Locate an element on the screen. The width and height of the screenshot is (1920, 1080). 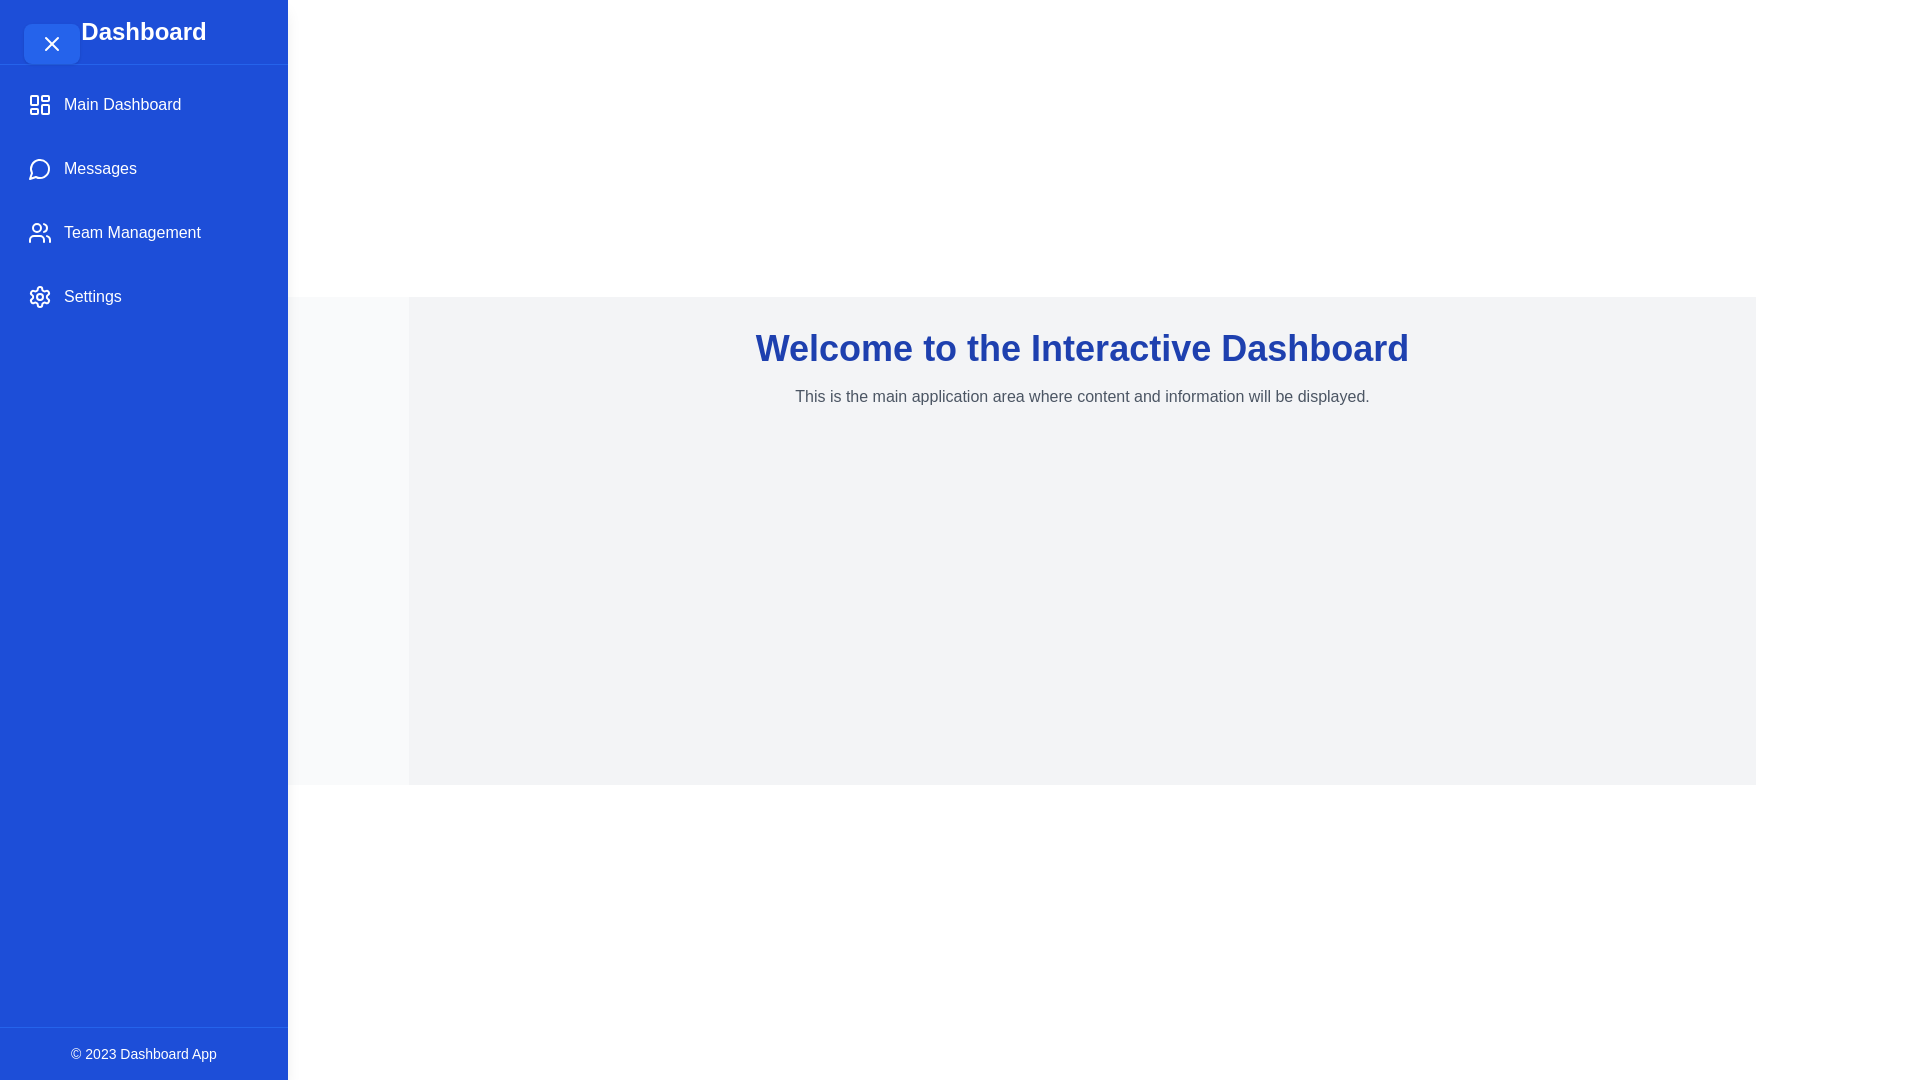
toggle button at the top-left corner to toggle the drawer visibility is located at coordinates (52, 43).